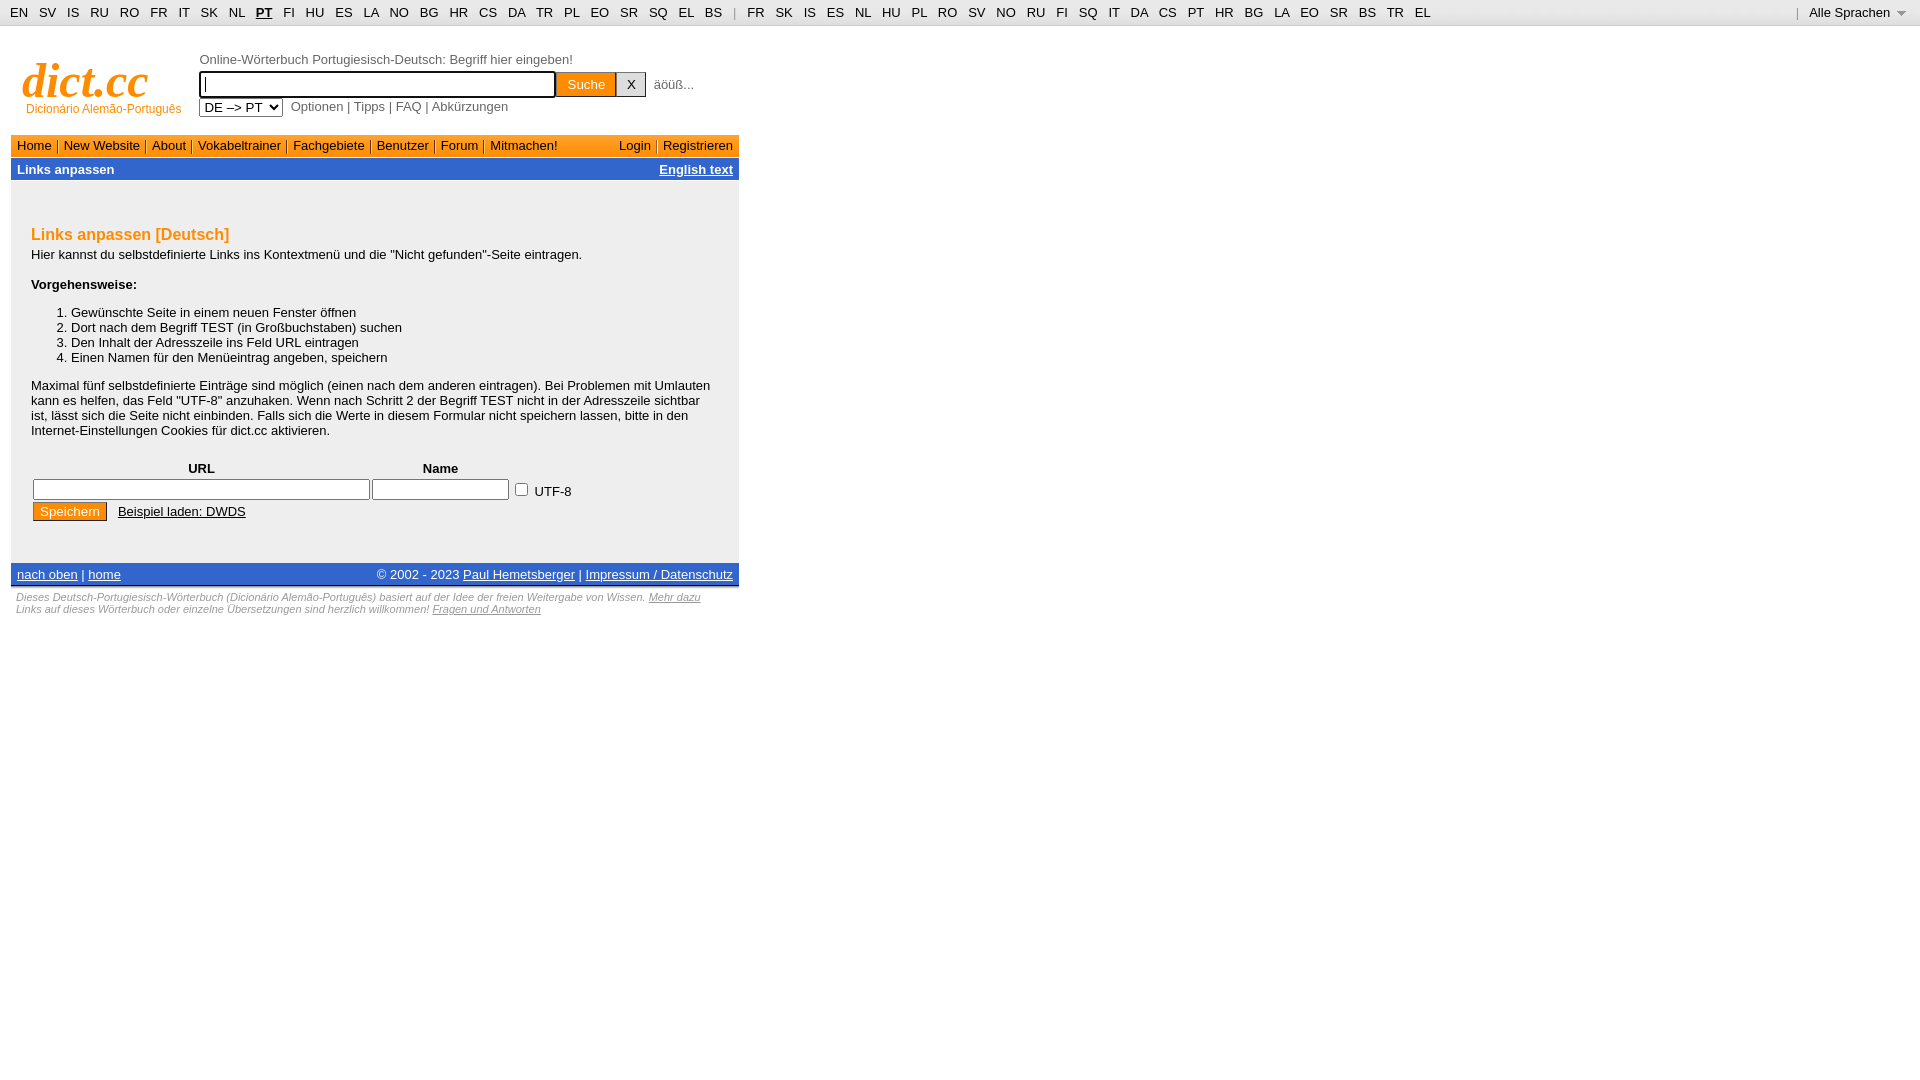 This screenshot has height=1080, width=1920. Describe the element at coordinates (1112, 12) in the screenshot. I see `'IT'` at that location.